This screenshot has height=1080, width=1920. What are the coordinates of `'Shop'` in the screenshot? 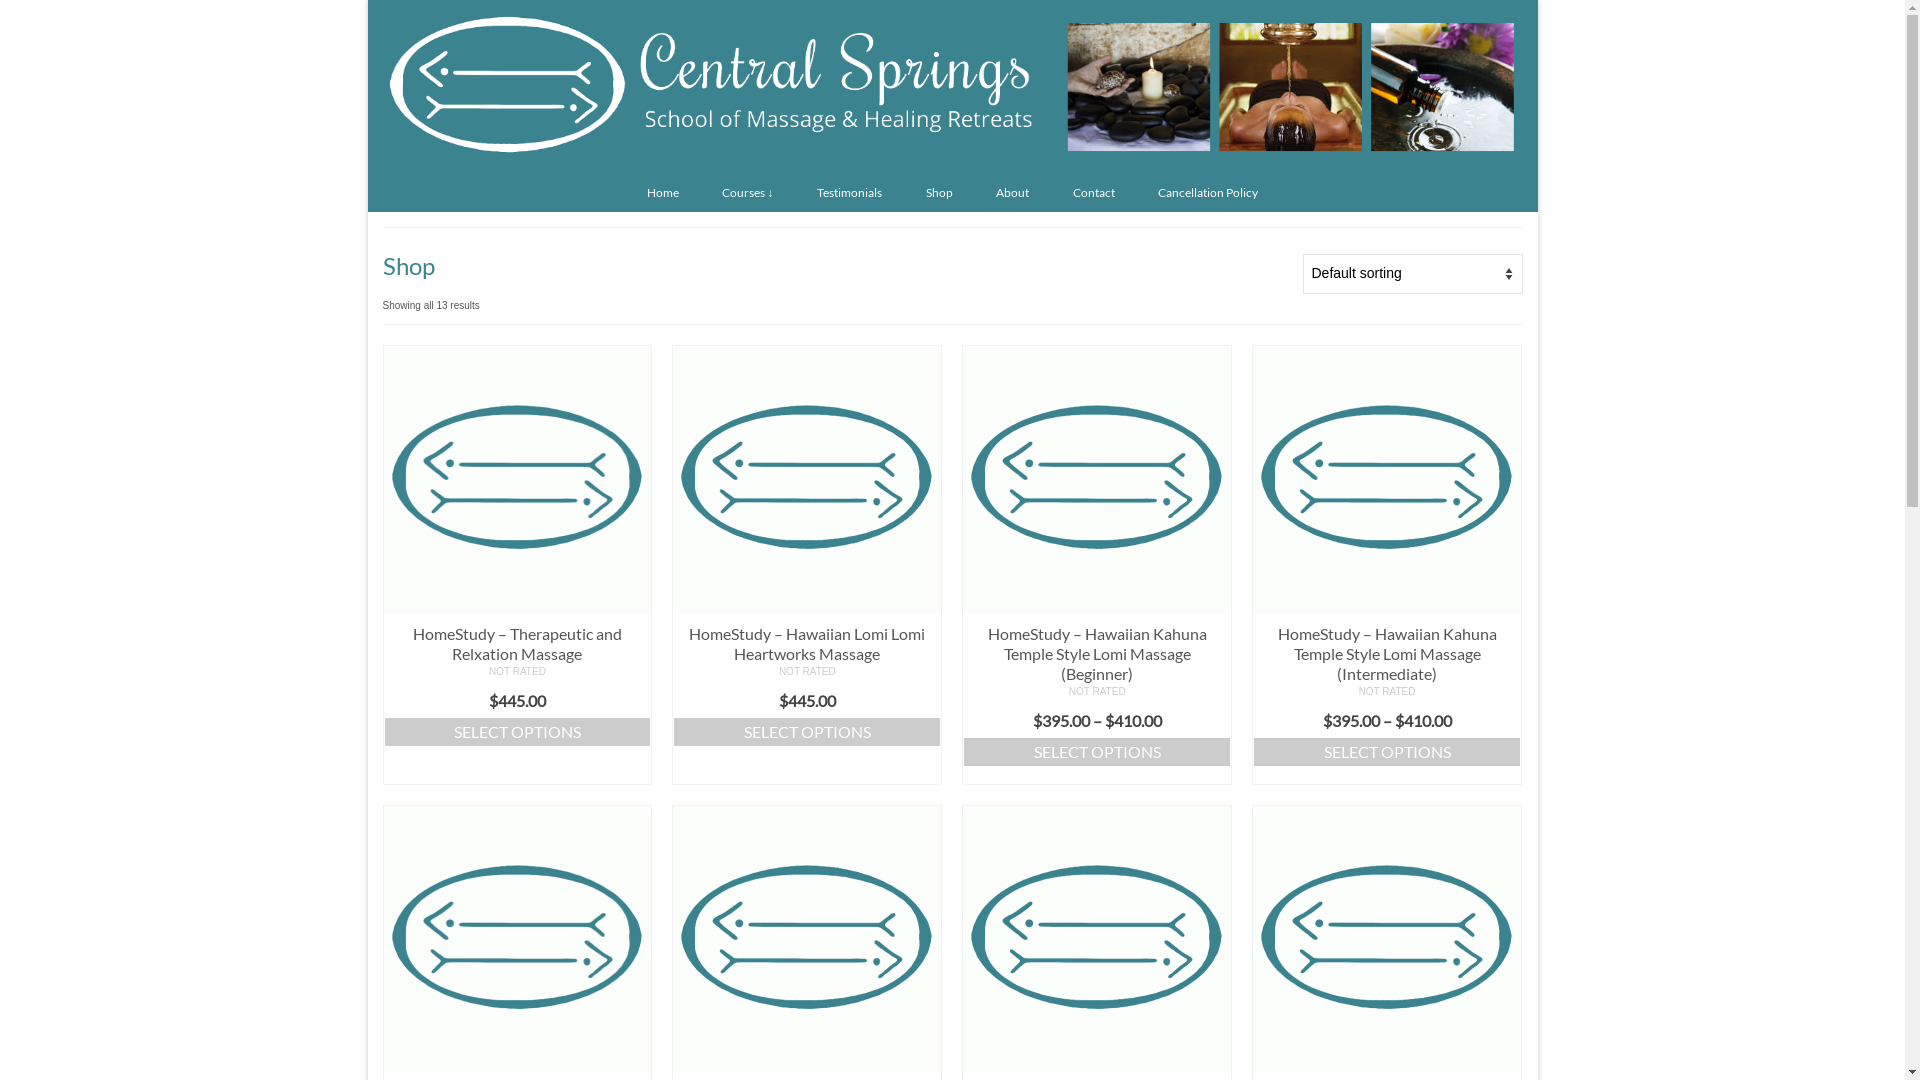 It's located at (938, 192).